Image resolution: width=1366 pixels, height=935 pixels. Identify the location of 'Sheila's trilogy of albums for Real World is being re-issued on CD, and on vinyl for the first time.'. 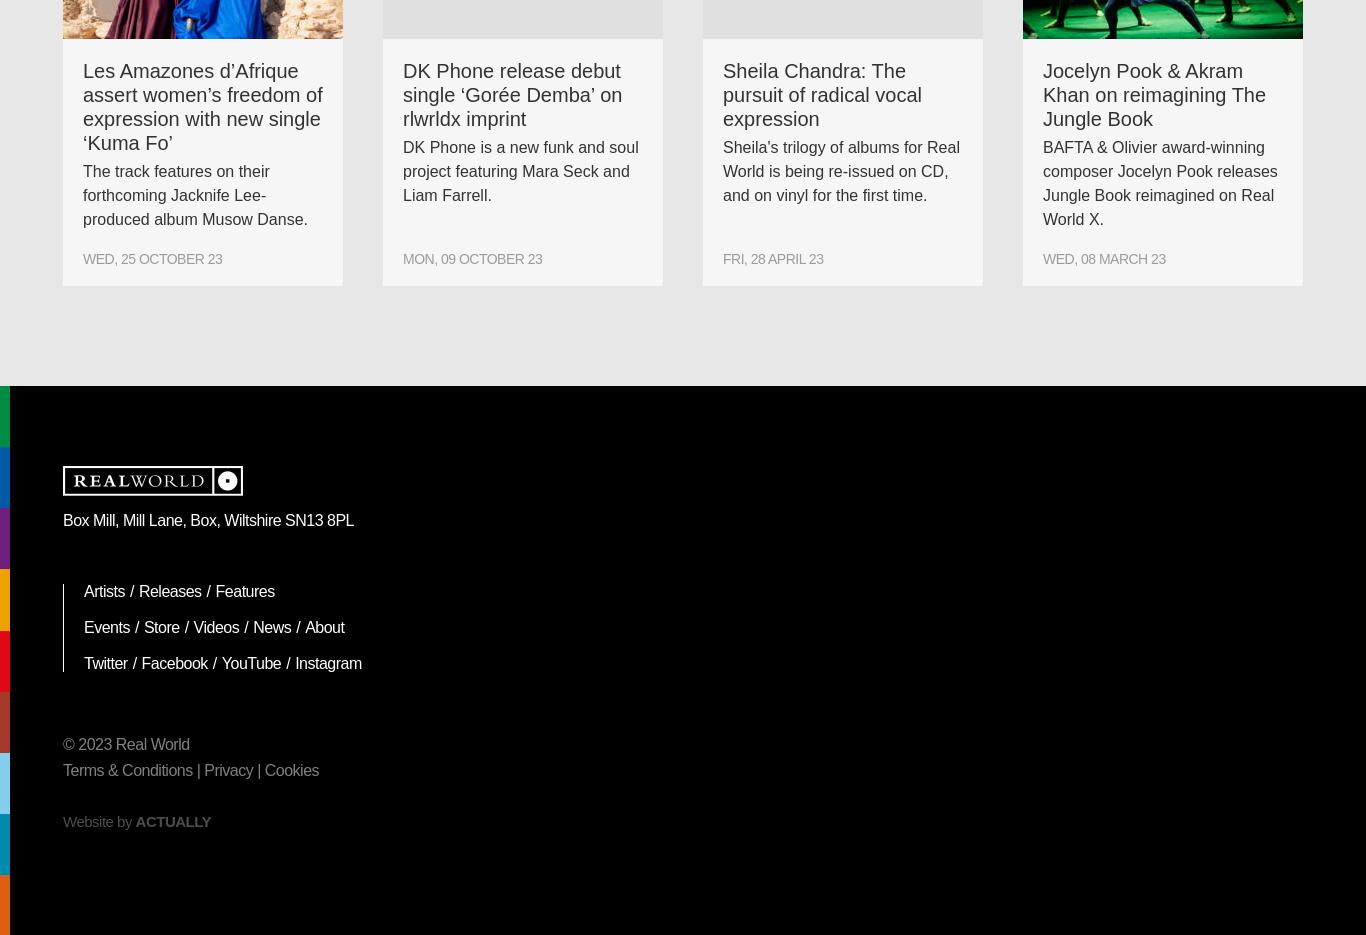
(840, 170).